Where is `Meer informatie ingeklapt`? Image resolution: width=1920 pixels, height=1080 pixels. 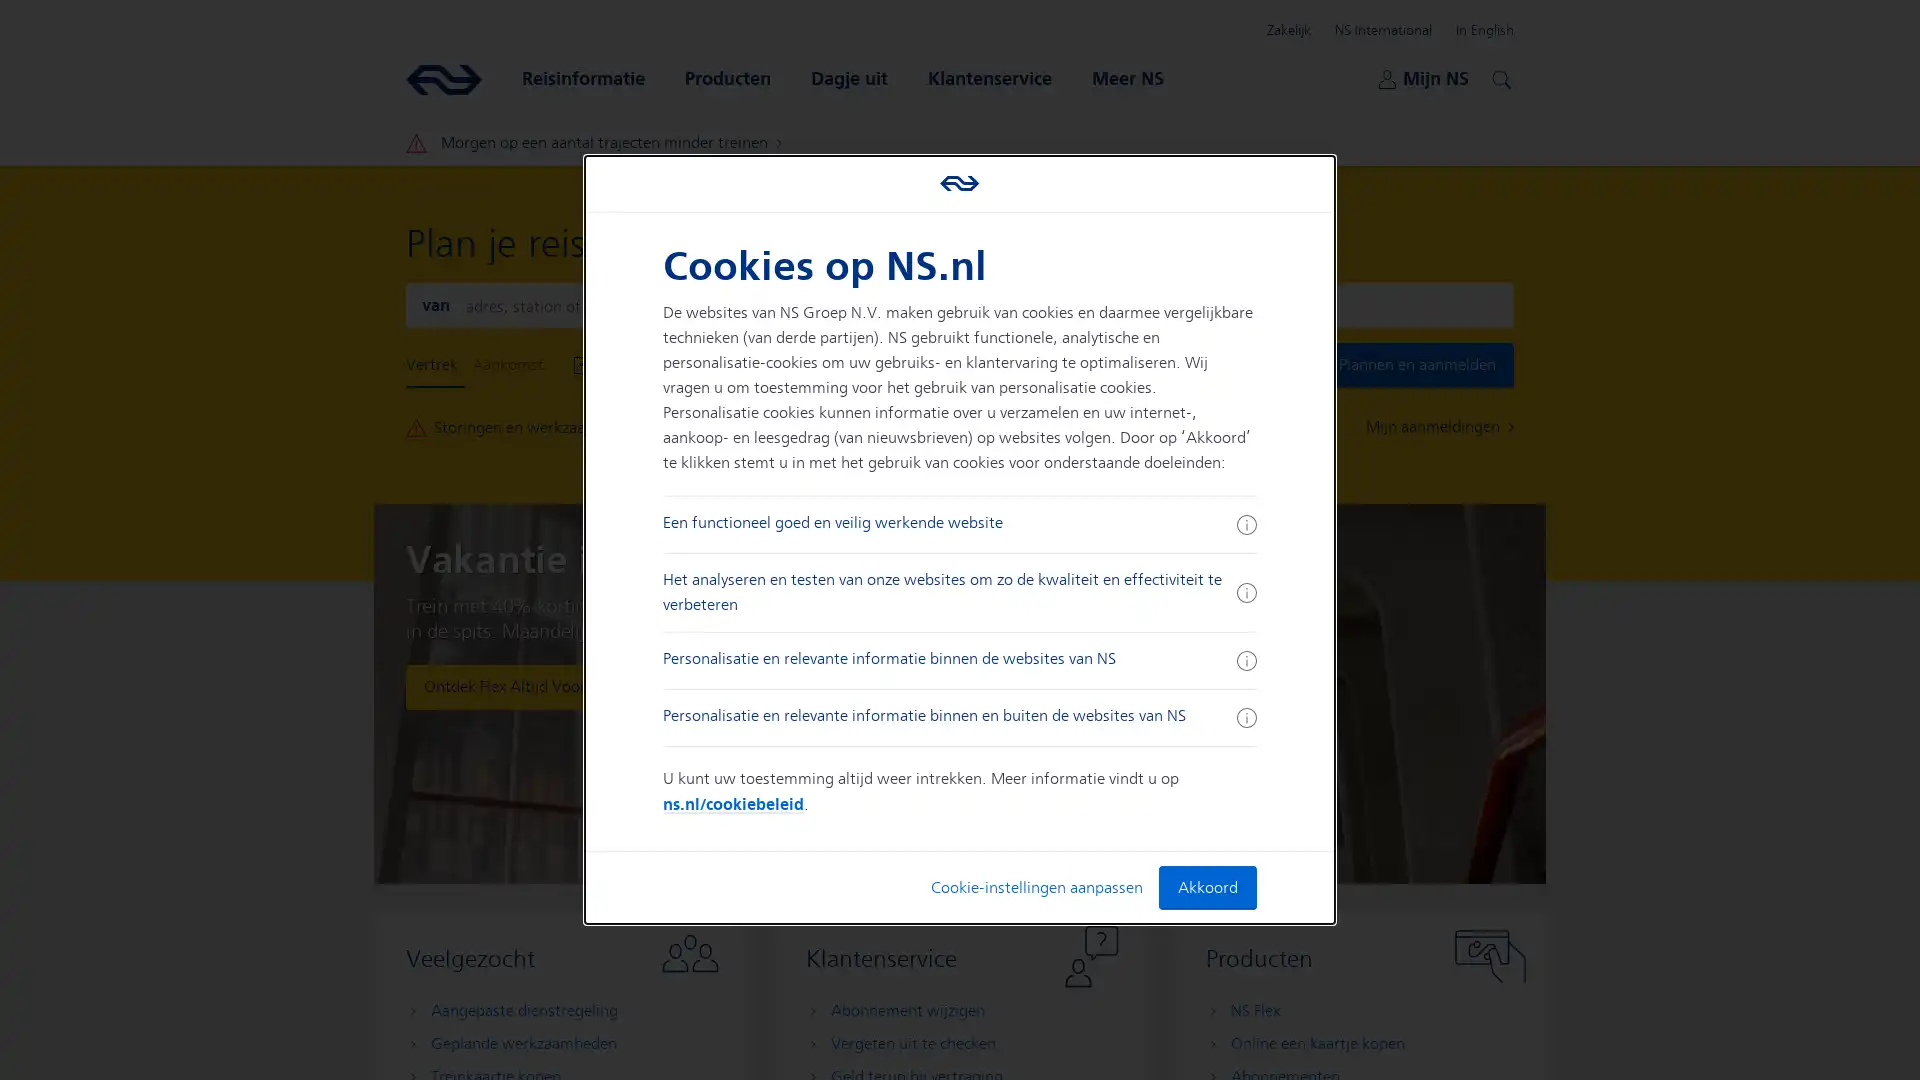 Meer informatie ingeklapt is located at coordinates (1245, 716).